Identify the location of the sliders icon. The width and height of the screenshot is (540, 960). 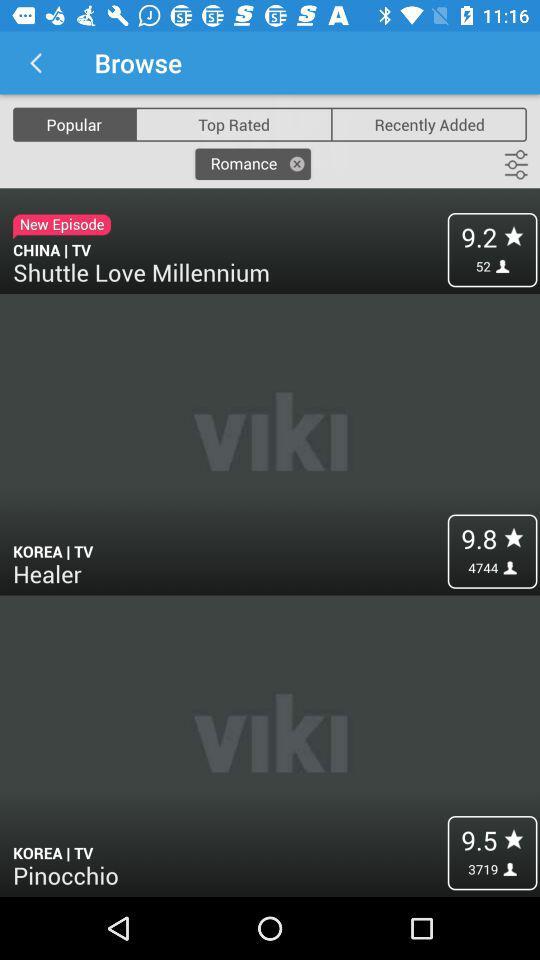
(516, 164).